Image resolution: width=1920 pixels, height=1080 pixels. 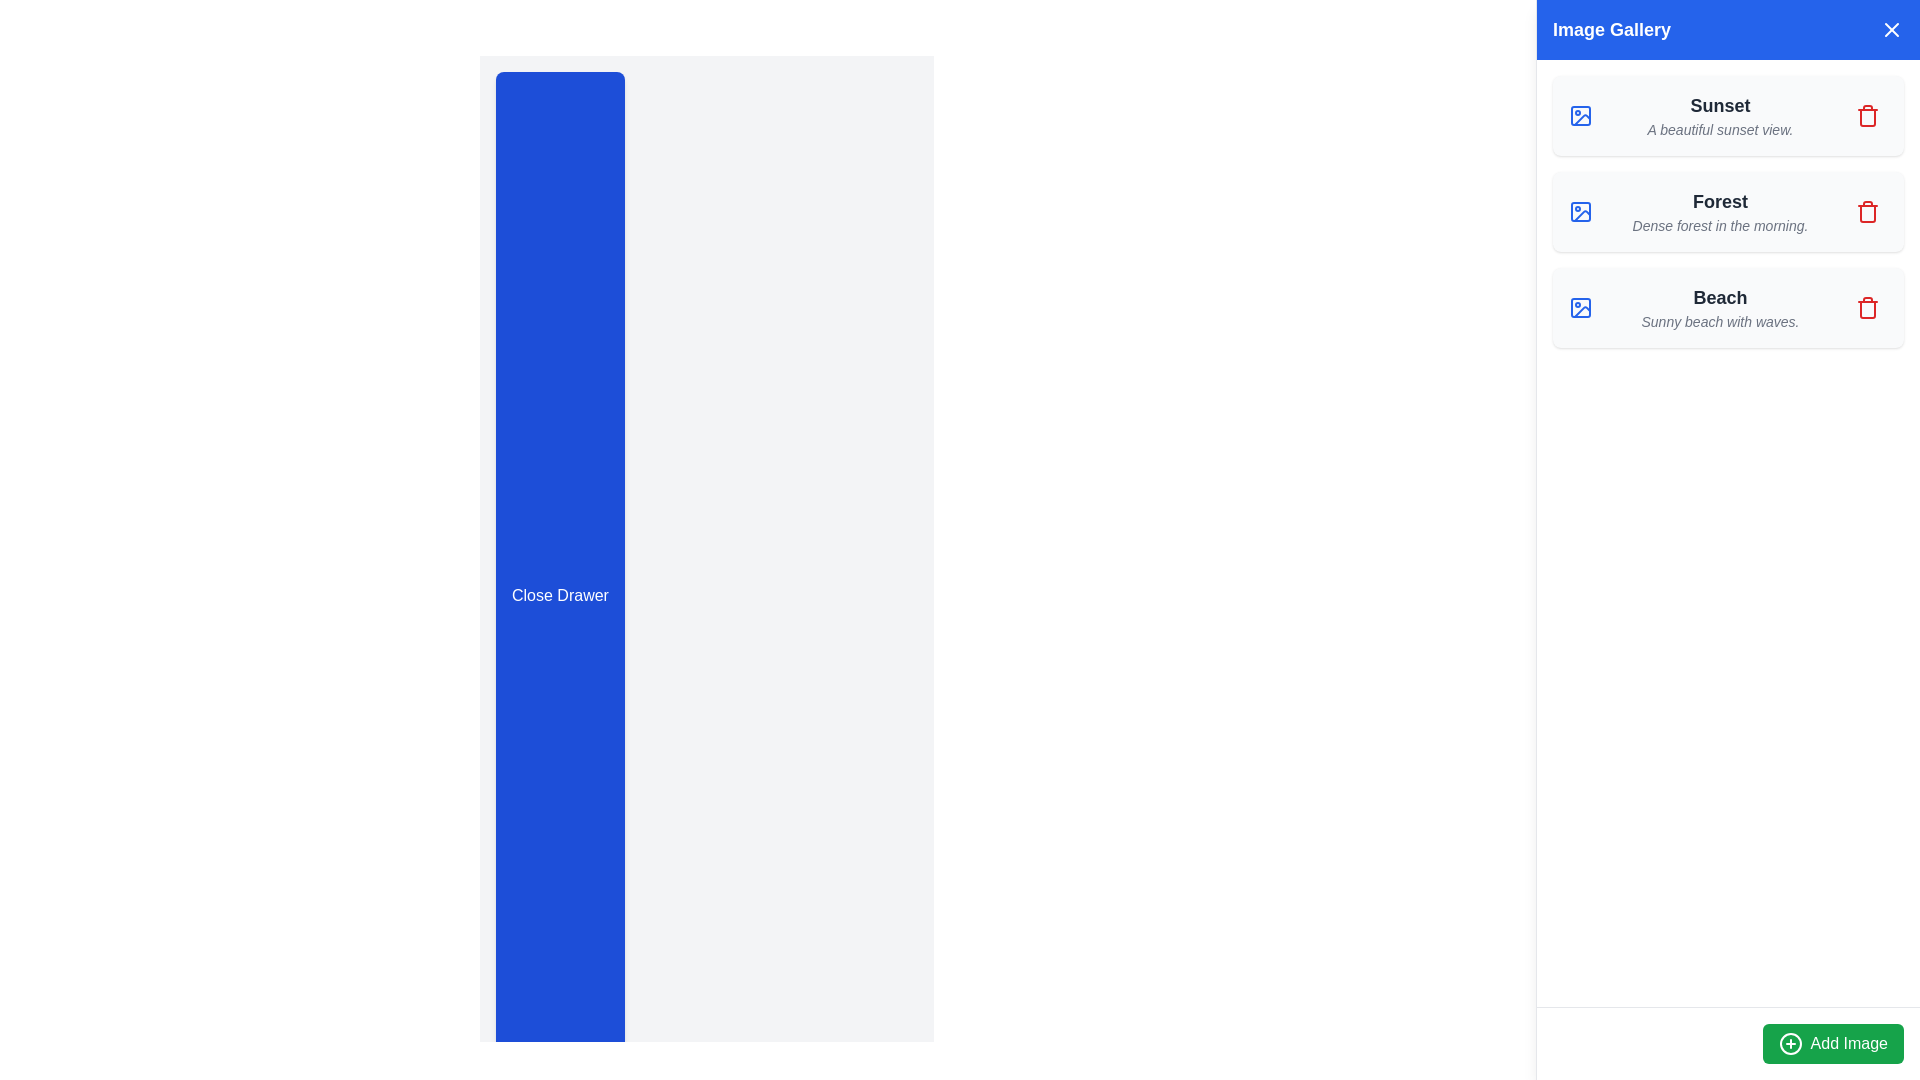 What do you see at coordinates (1719, 297) in the screenshot?
I see `the title text for the image description 'Sunny beach with waves.' located in the third item of the vertical list within the 'Image Gallery' panel` at bounding box center [1719, 297].